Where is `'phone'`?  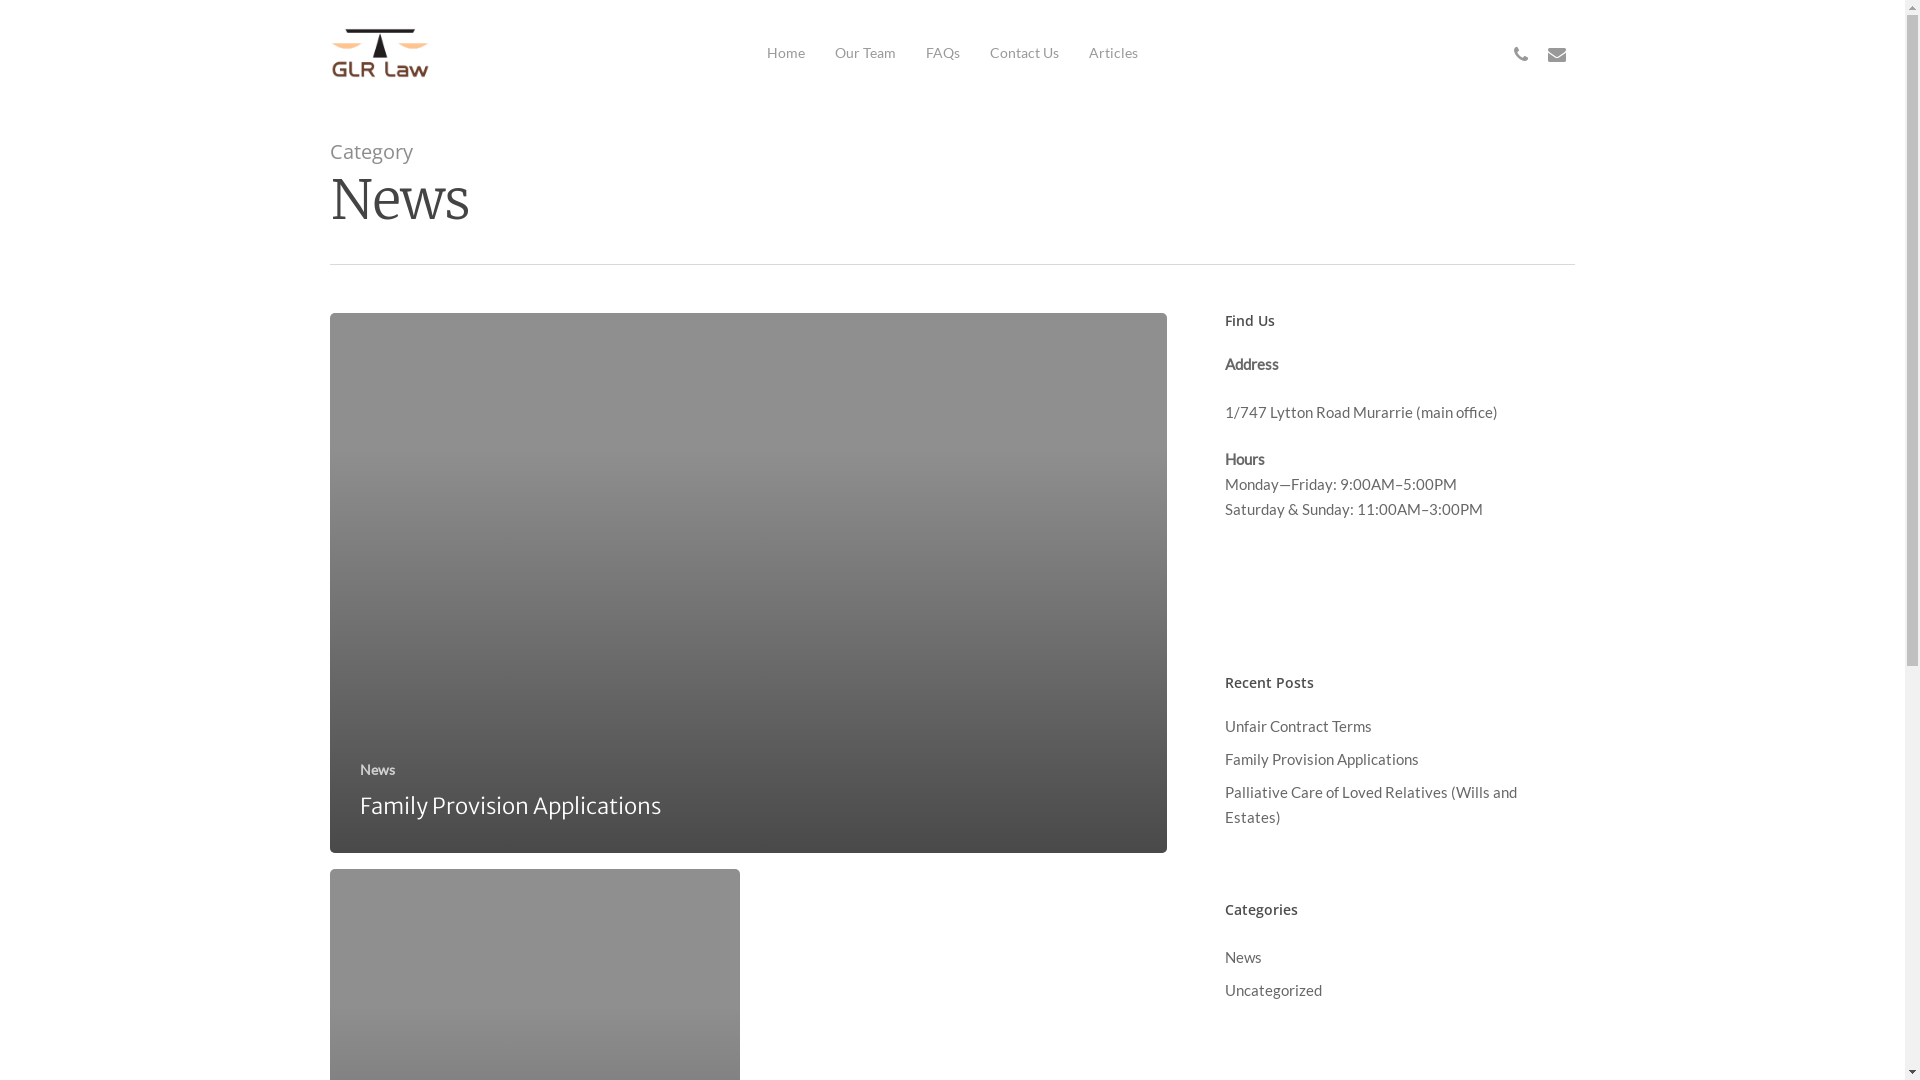
'phone' is located at coordinates (1502, 51).